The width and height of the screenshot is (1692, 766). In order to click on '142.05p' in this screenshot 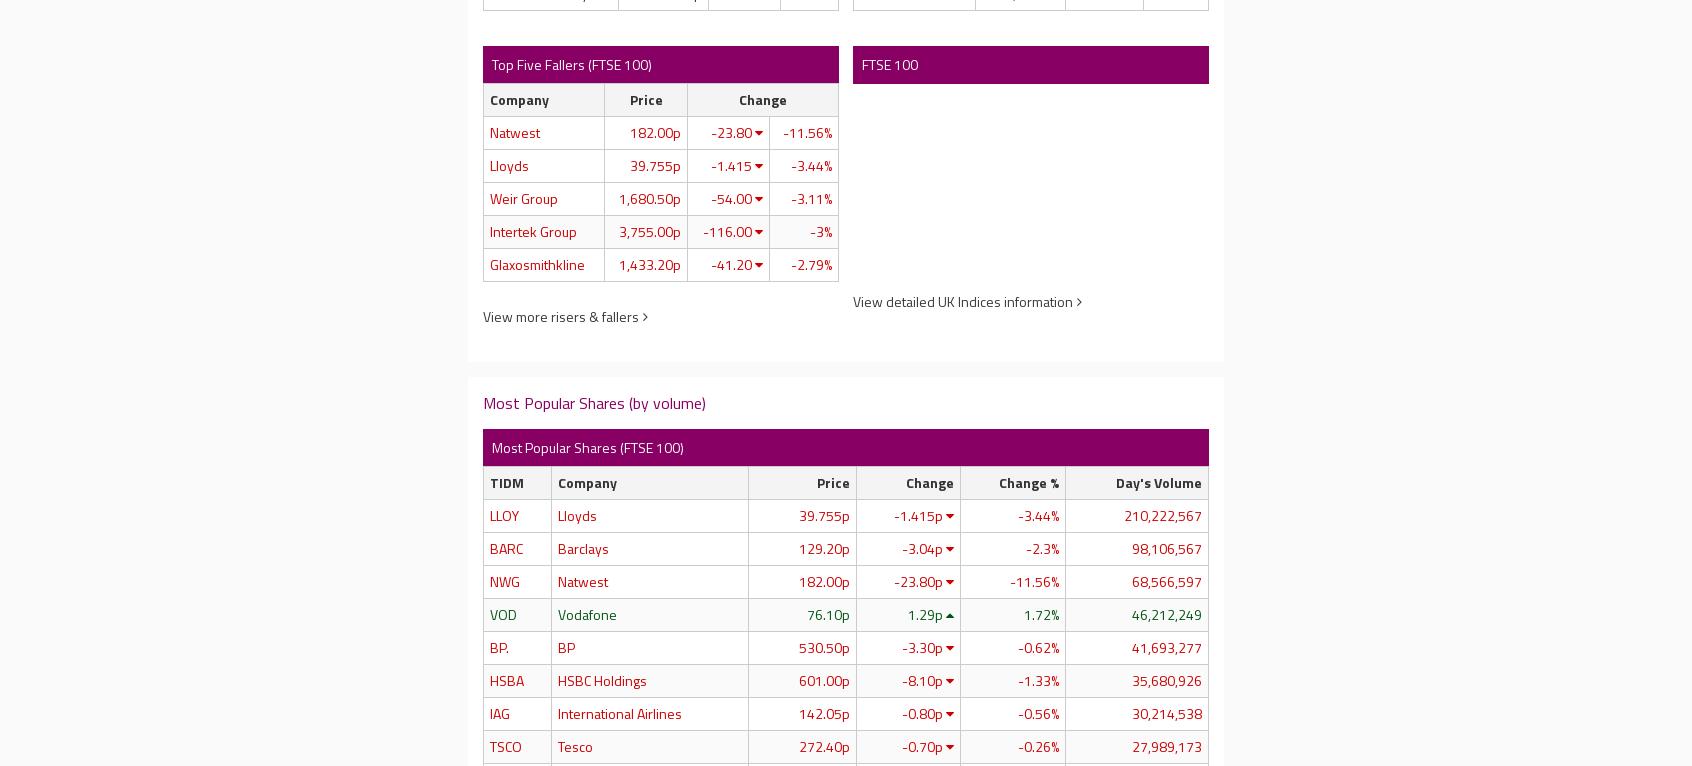, I will do `click(823, 712)`.